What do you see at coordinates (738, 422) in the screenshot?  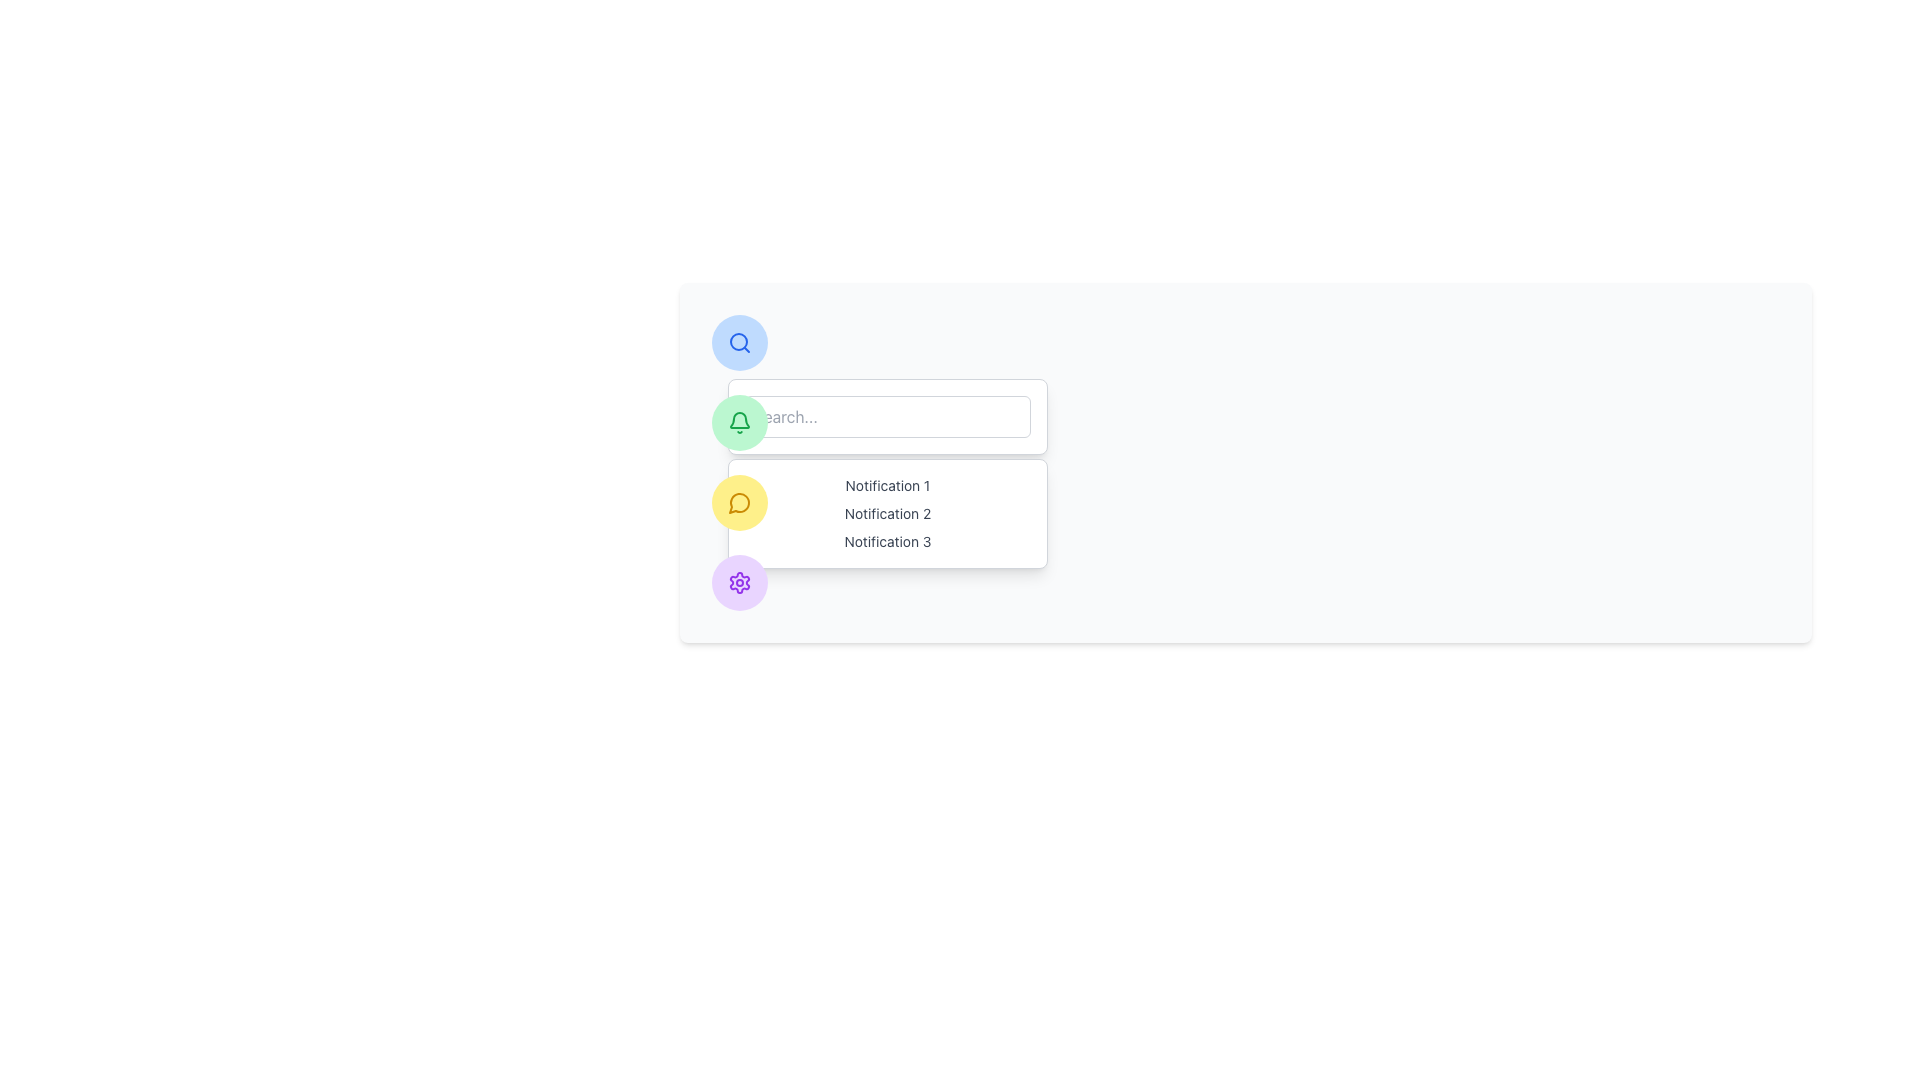 I see `the green bell icon located in the sidebar menu, which is the second icon in a vertical sequence of round buttons, each differing by color and icon` at bounding box center [738, 422].